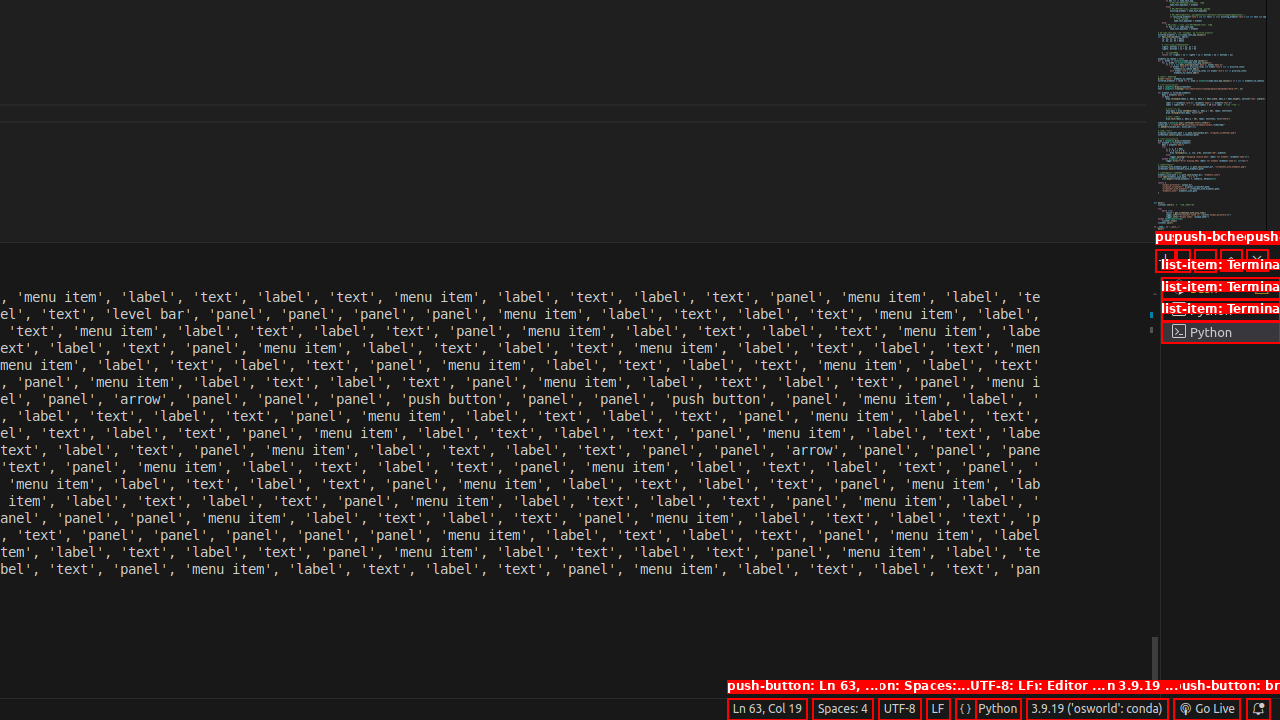 This screenshot has width=1280, height=720. I want to click on 'New Terminal (Ctrl+Shift+`) [Alt] Split Terminal (Ctrl+Shift+5)', so click(1165, 259).